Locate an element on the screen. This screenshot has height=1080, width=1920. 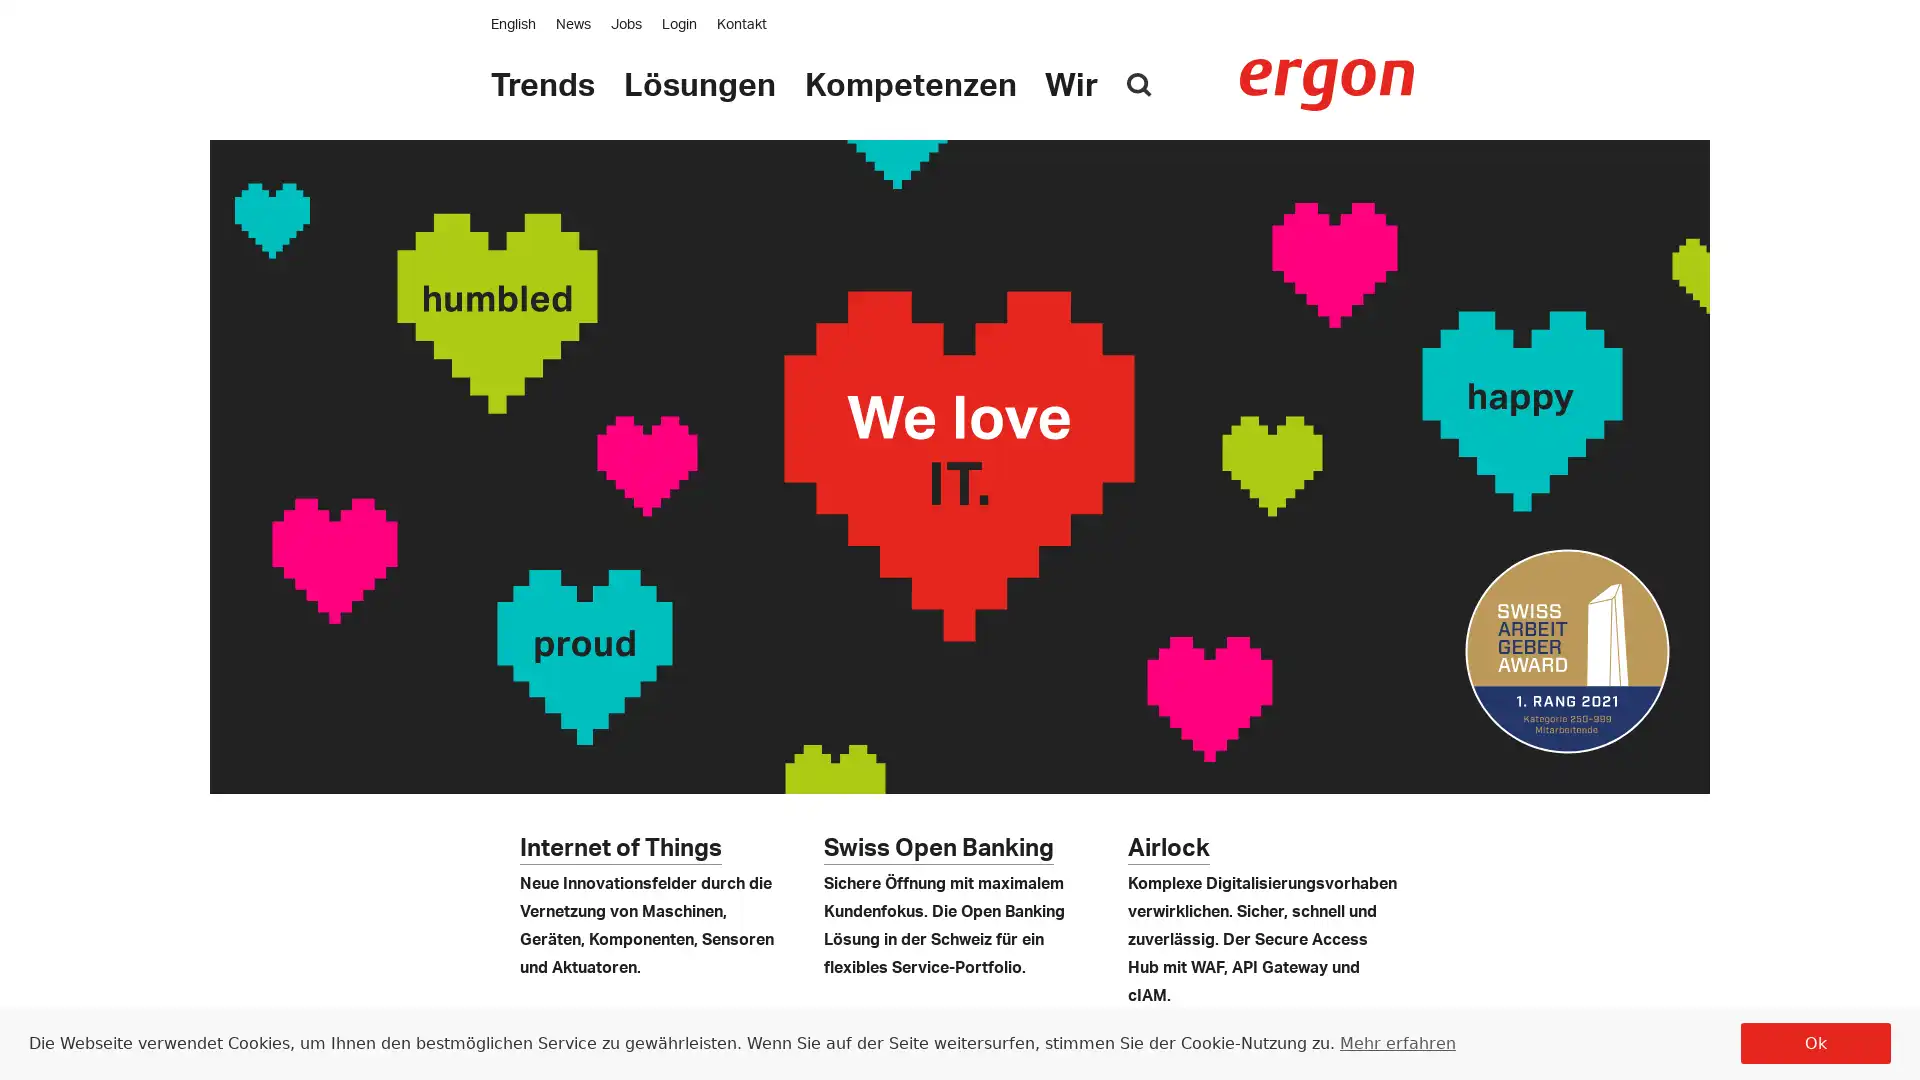
learn more about cookies is located at coordinates (1395, 1041).